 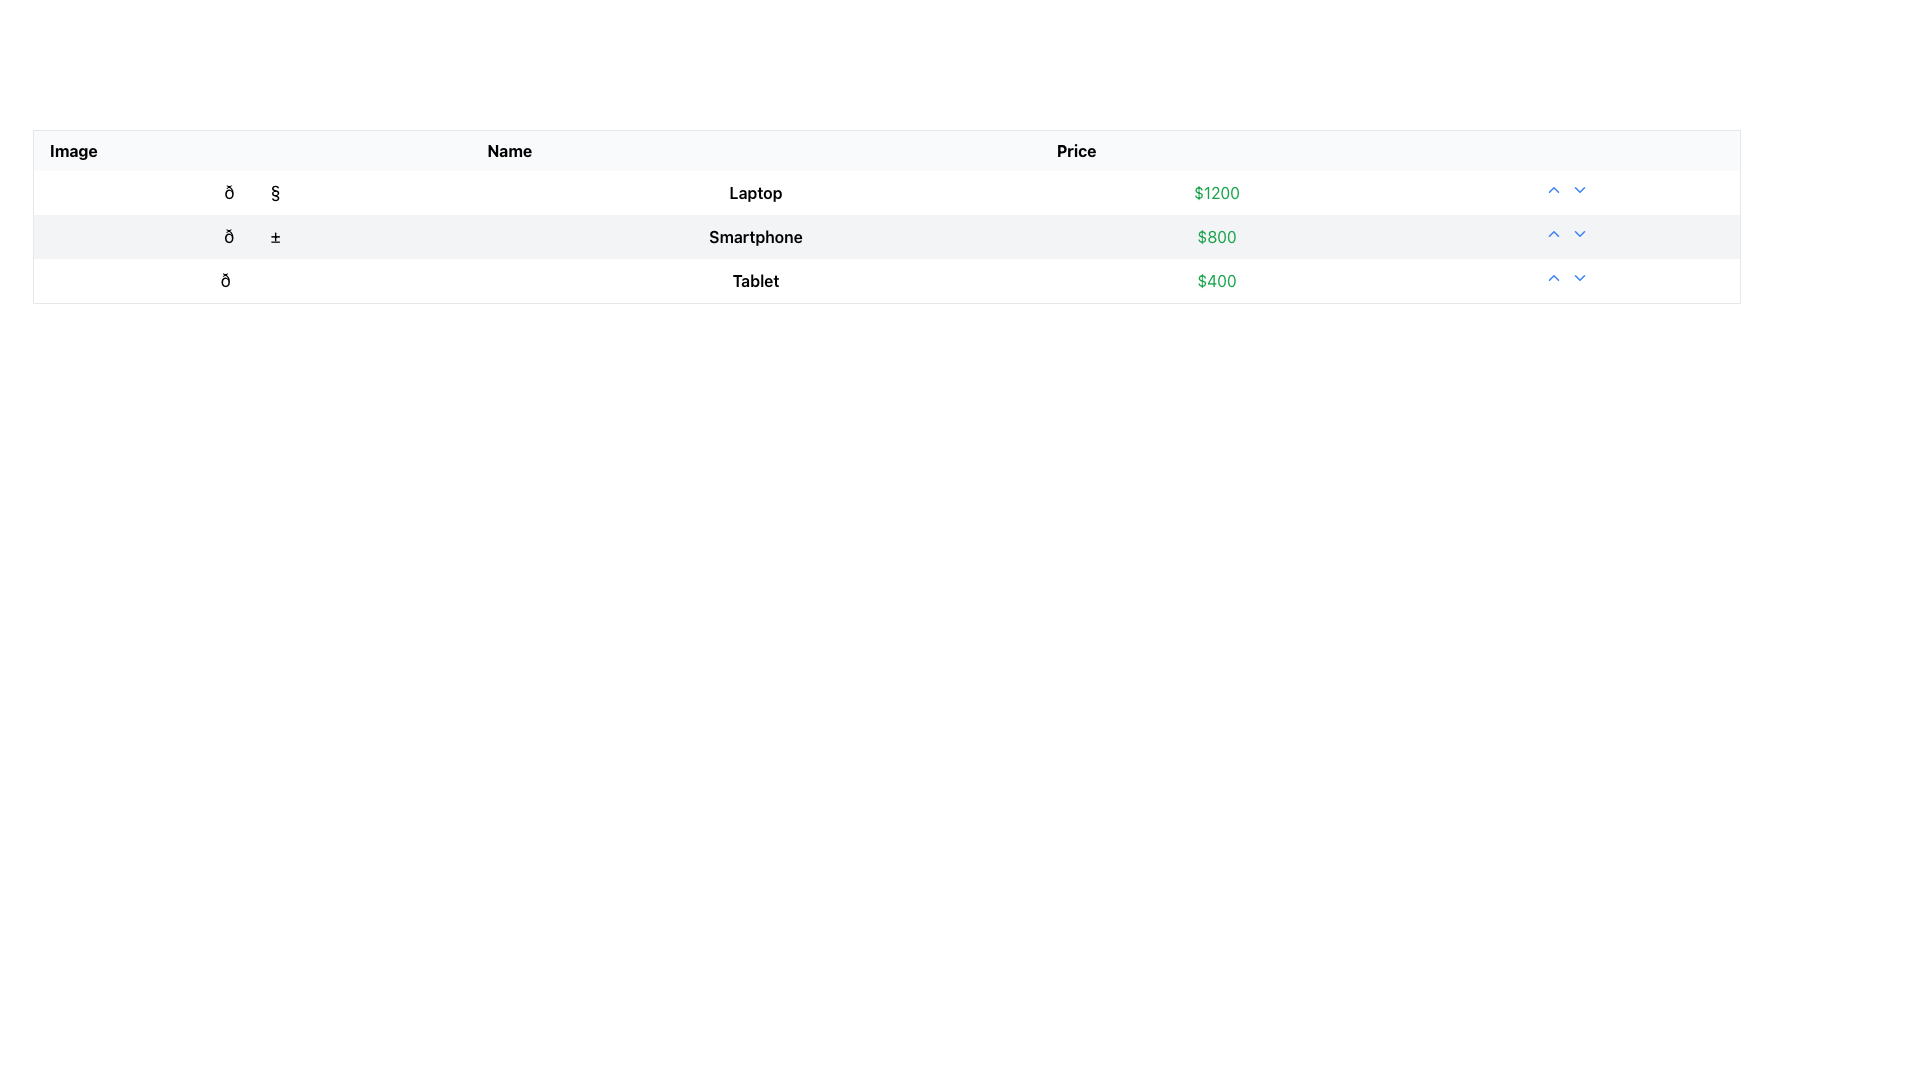 I want to click on the text label displaying the price '$800' in green color located in the 'Price' column under the 'Smartphone' row of the table, so click(x=1216, y=235).